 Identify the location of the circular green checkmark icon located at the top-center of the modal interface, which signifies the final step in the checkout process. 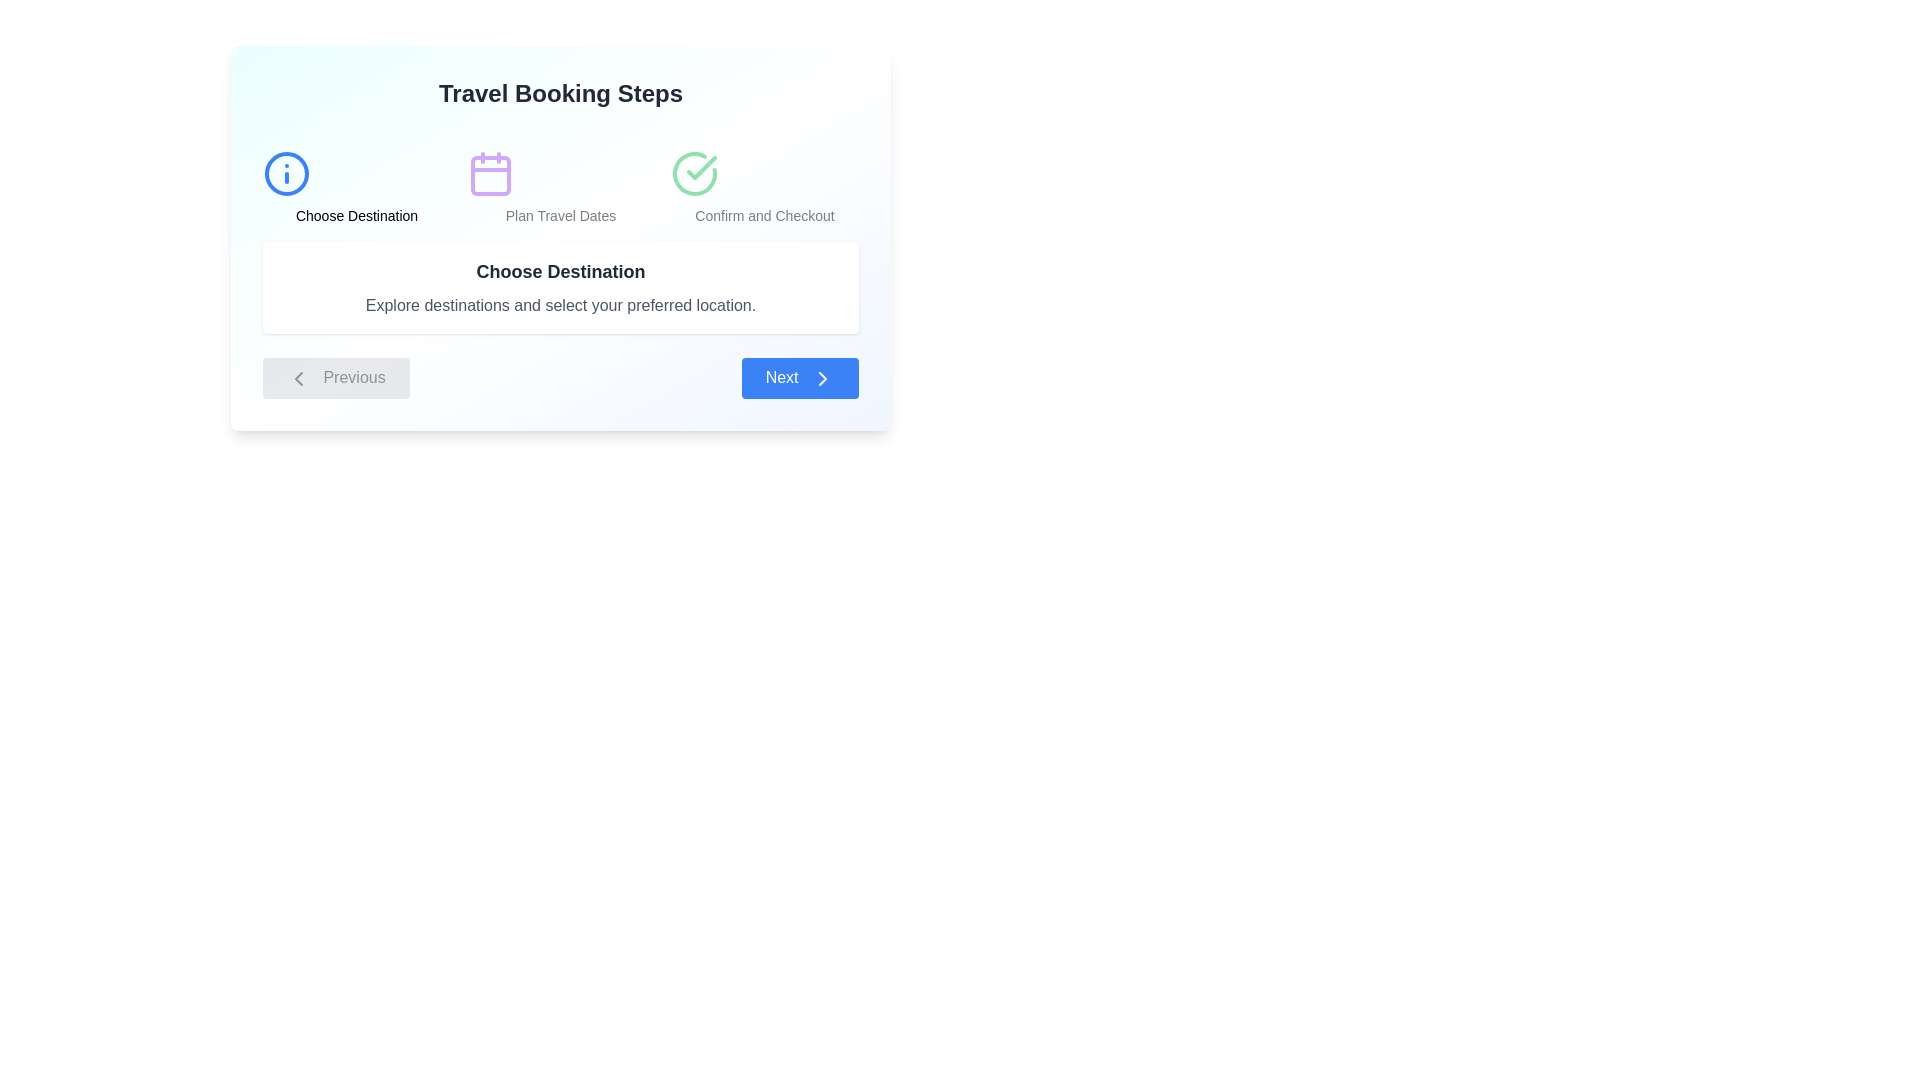
(695, 172).